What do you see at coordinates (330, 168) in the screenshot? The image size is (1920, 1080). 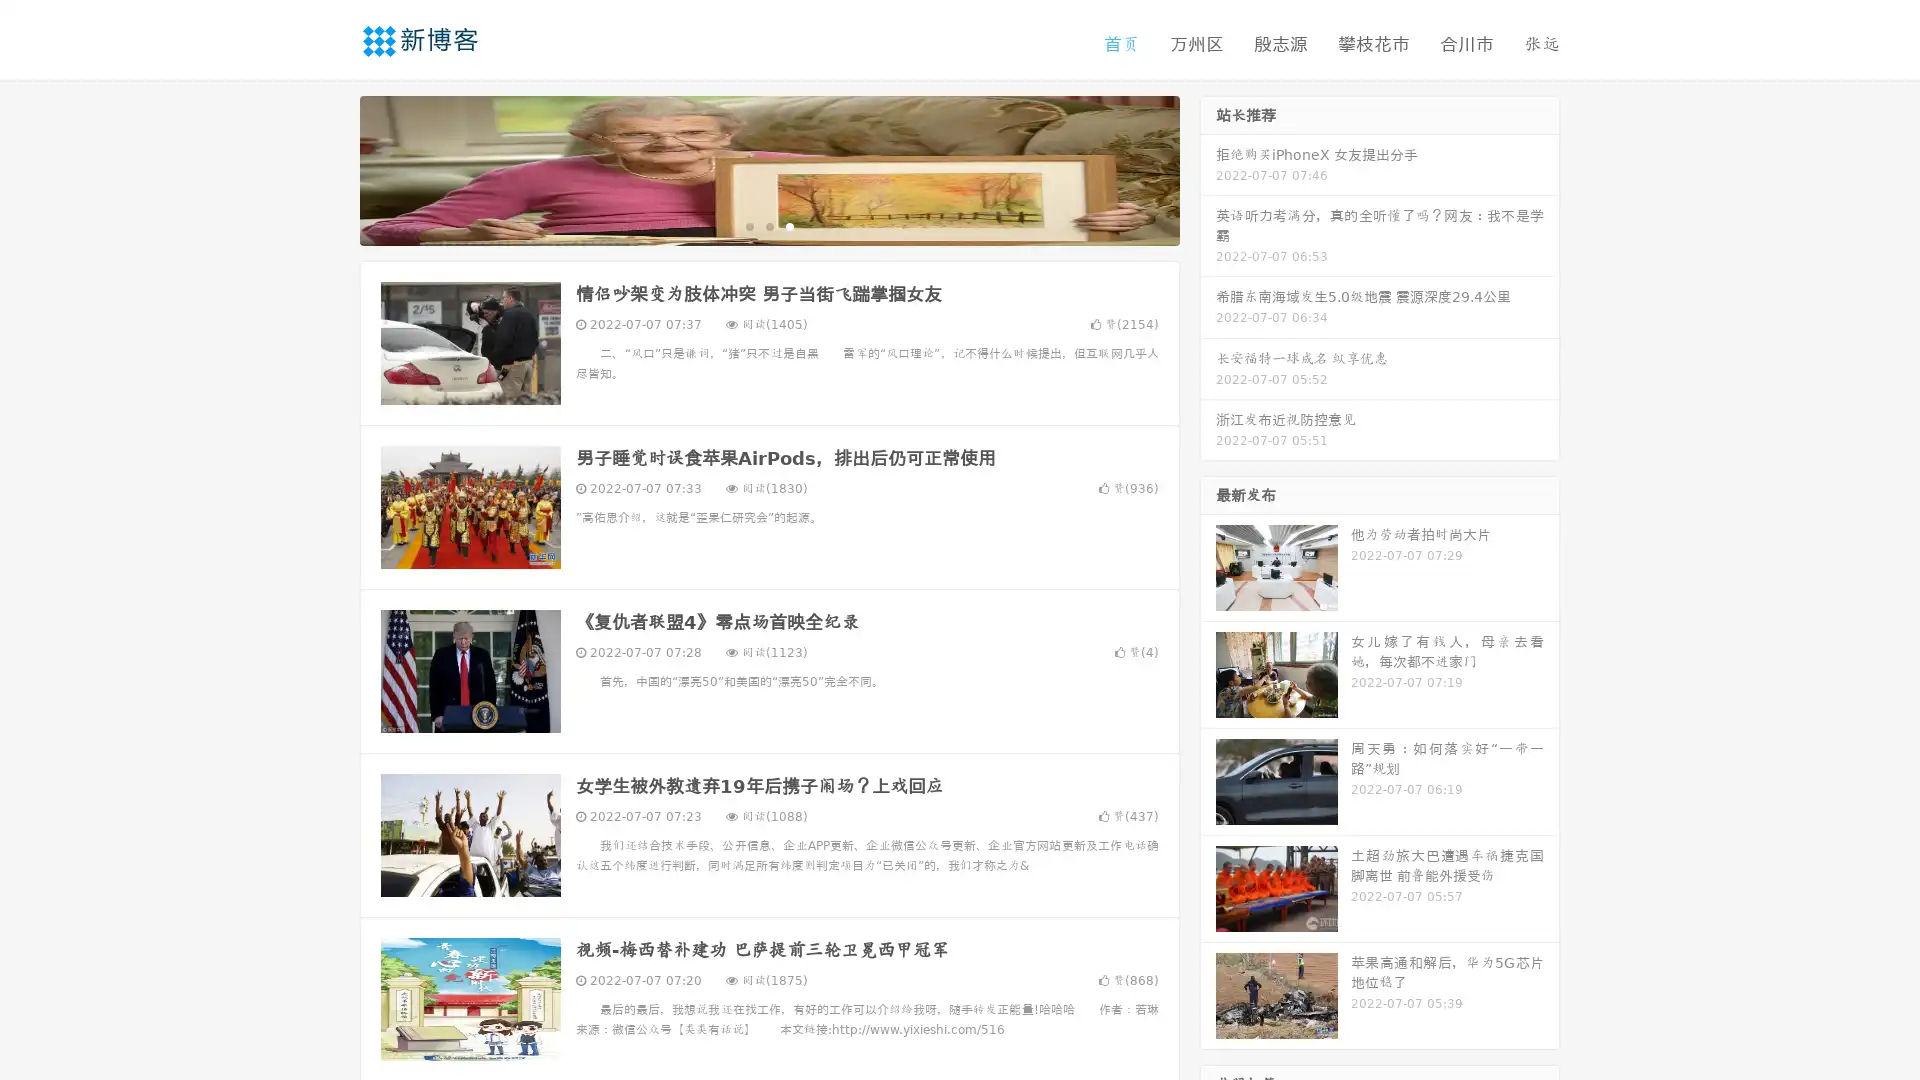 I see `Previous slide` at bounding box center [330, 168].